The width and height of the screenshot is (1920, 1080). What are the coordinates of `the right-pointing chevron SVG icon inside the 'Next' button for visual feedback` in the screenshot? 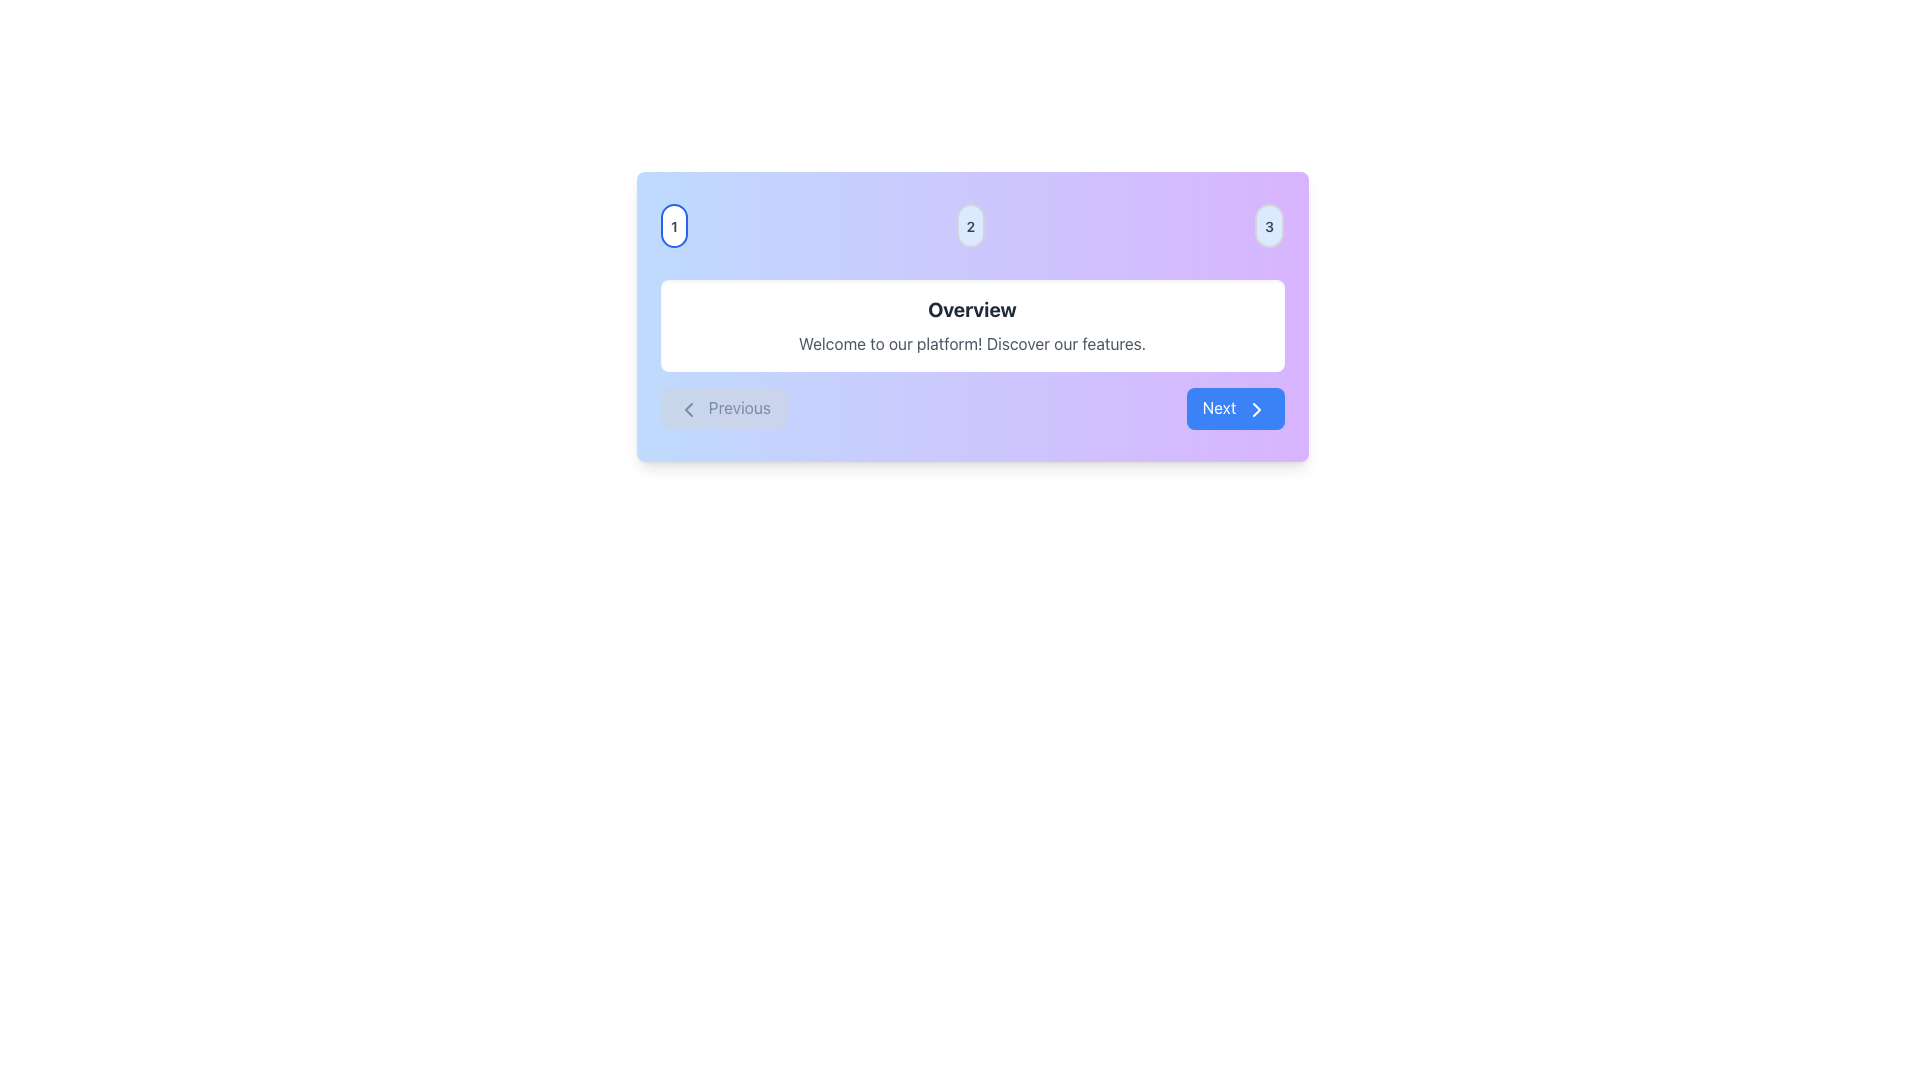 It's located at (1255, 408).